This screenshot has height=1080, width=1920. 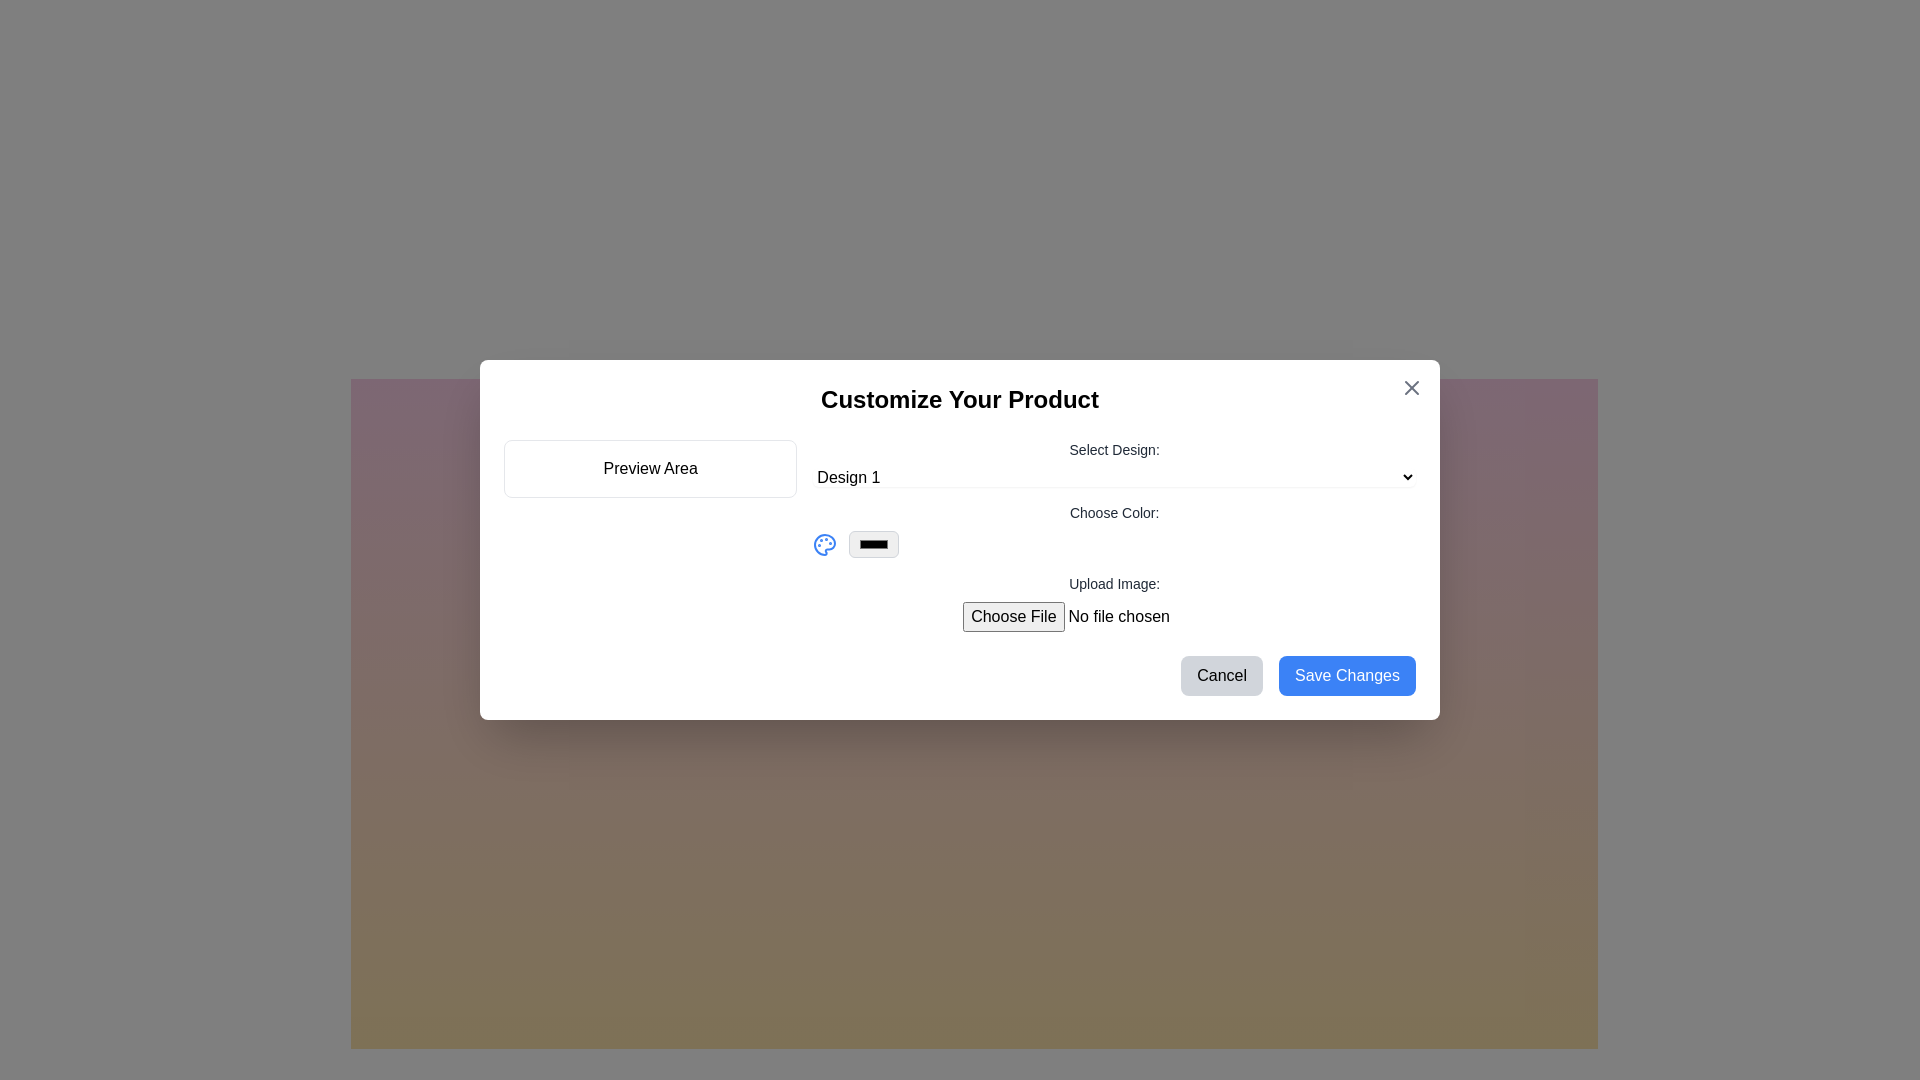 I want to click on the decorative SVG palette icon located in the 'Choose Color' section, which is styled in light blue with circular color decorations, so click(x=825, y=544).